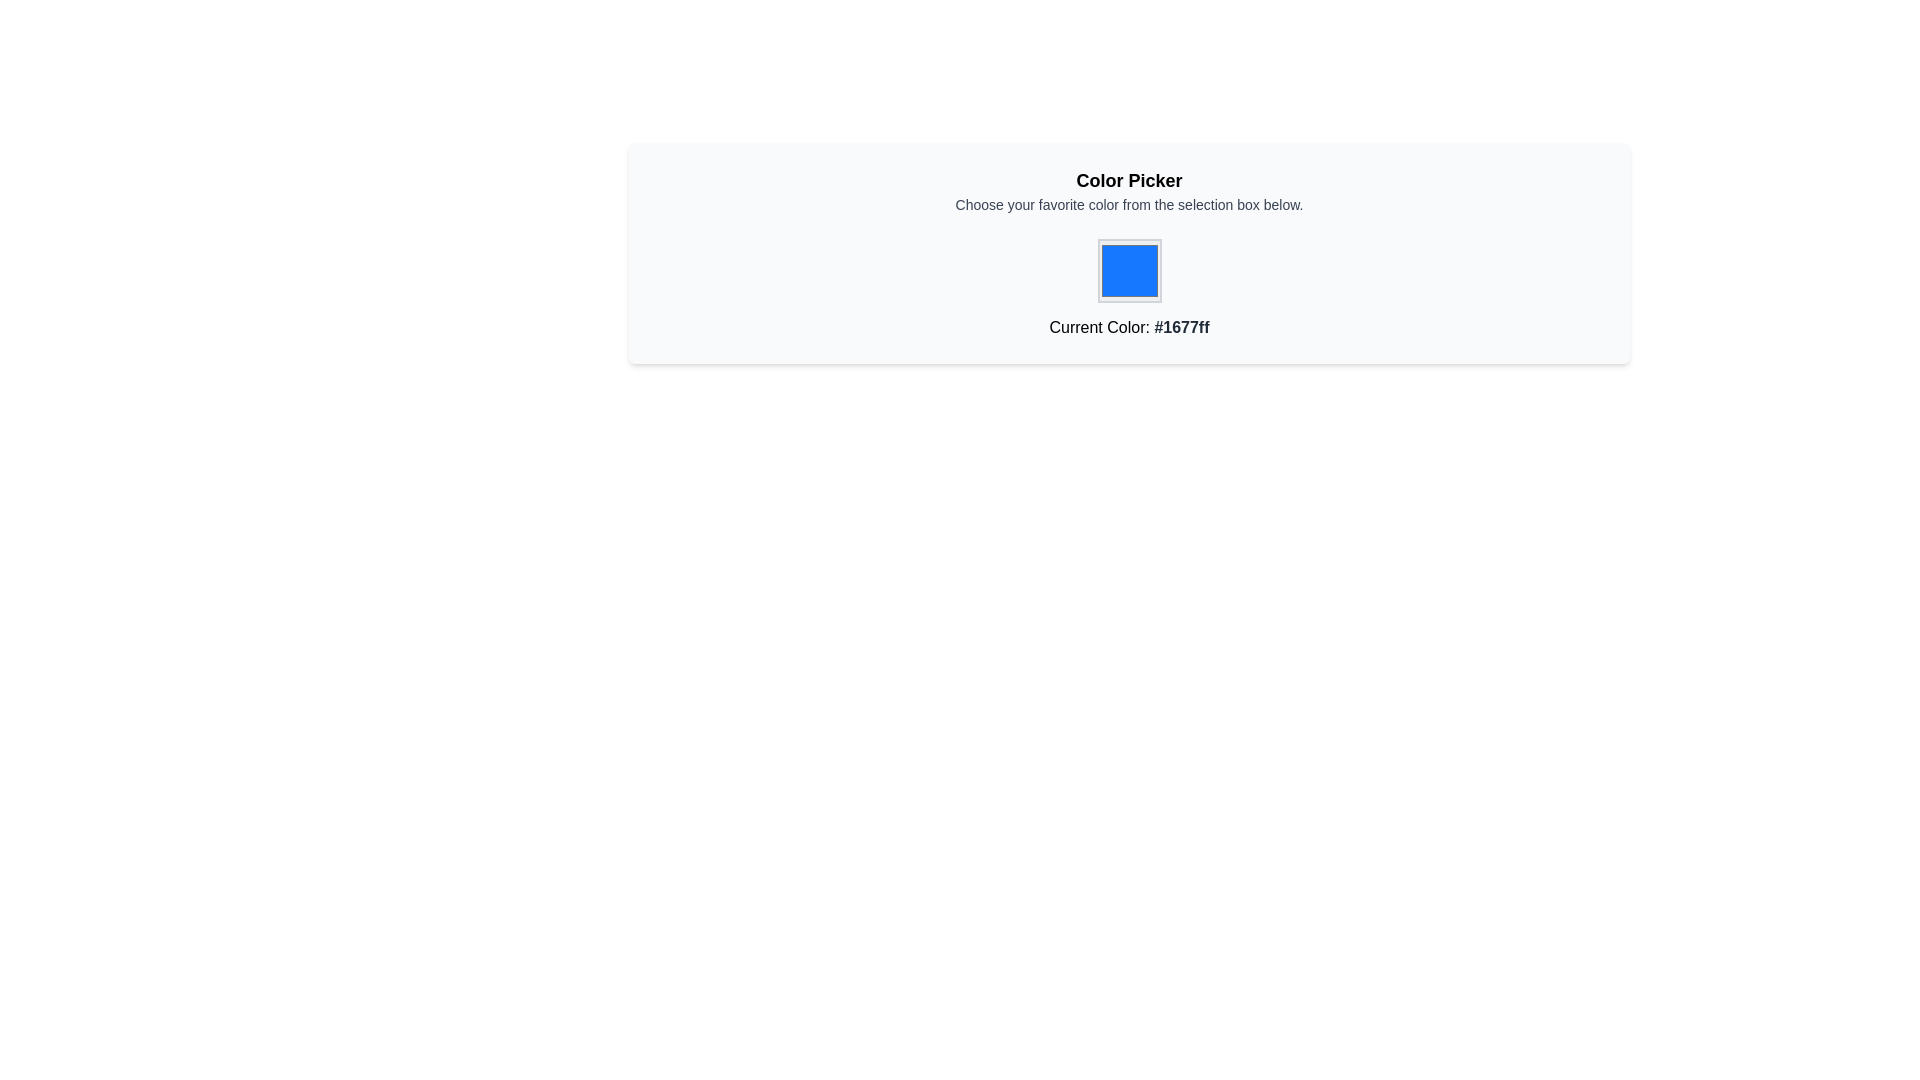  Describe the element at coordinates (1129, 204) in the screenshot. I see `the instructional text guiding the user to select a color from the color picker located below the 'Color Picker' header` at that location.